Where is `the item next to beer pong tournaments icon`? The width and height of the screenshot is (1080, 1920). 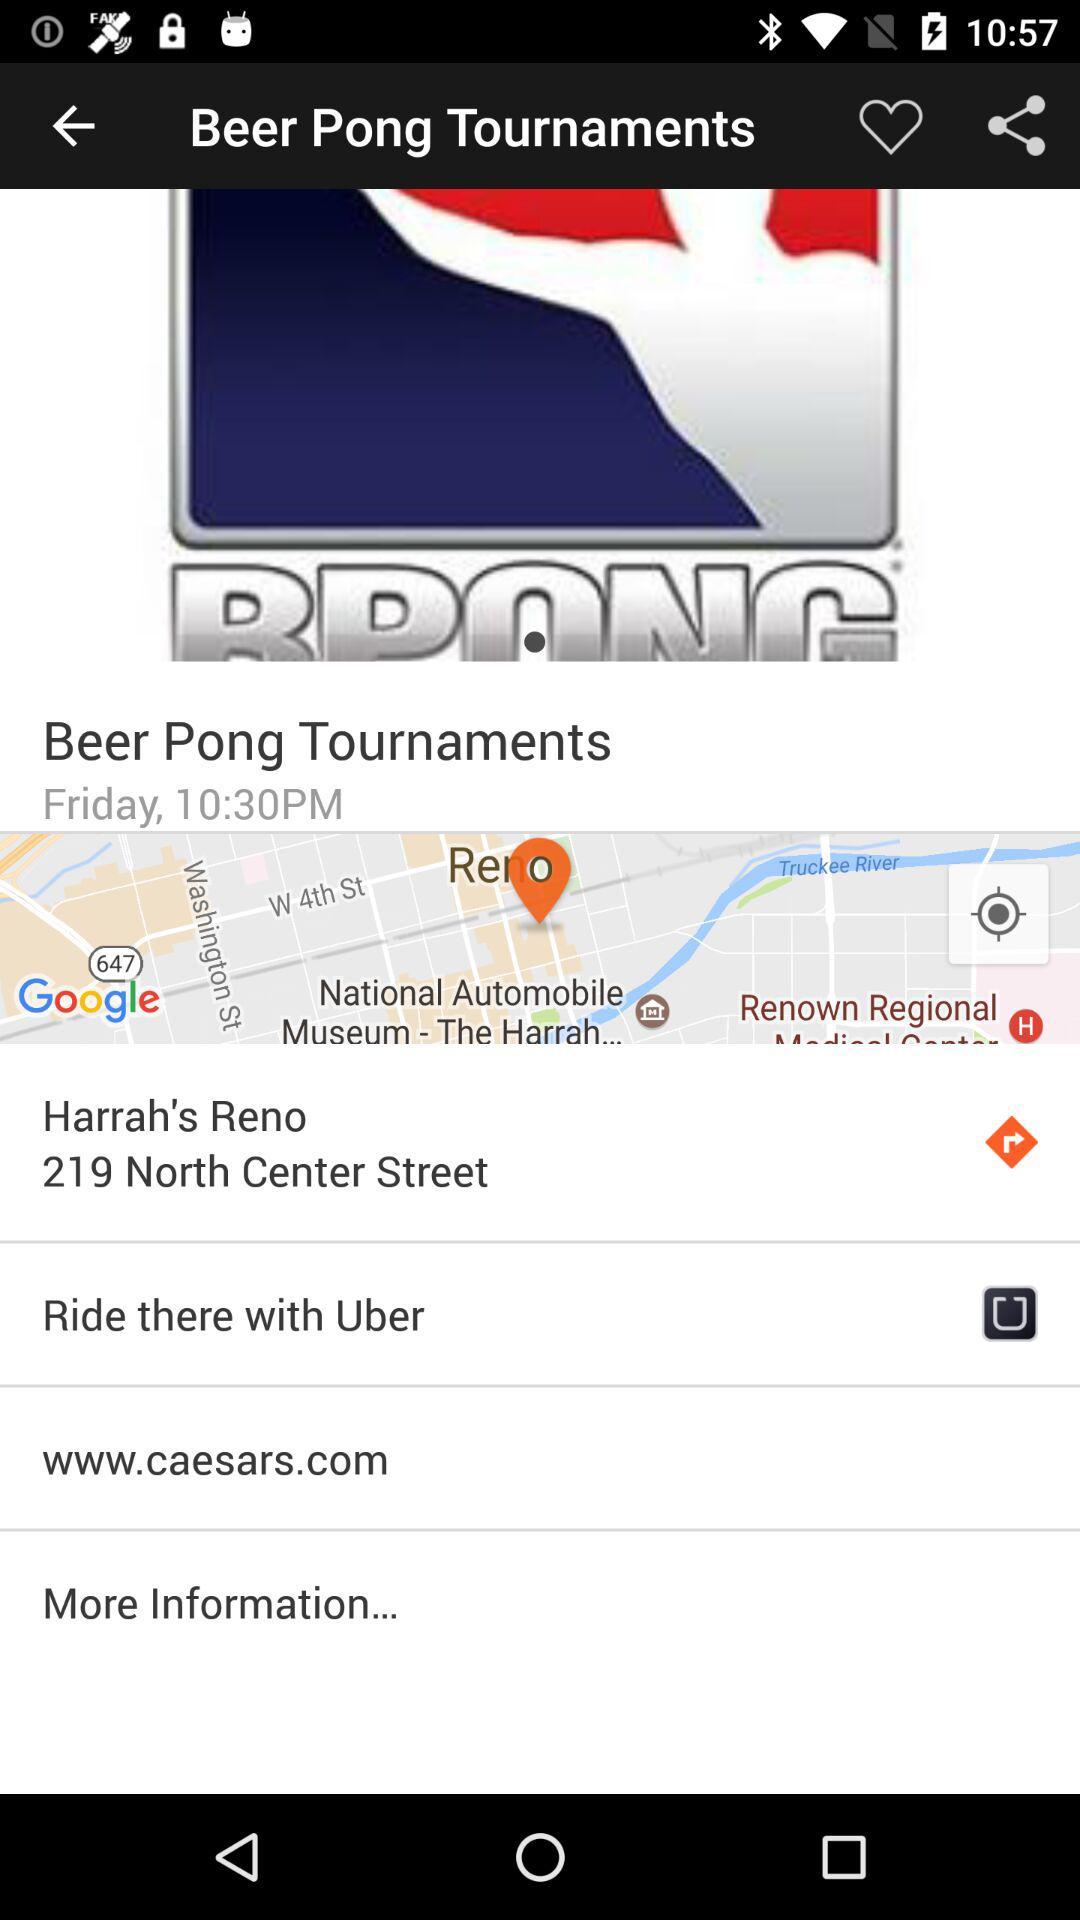
the item next to beer pong tournaments icon is located at coordinates (72, 124).